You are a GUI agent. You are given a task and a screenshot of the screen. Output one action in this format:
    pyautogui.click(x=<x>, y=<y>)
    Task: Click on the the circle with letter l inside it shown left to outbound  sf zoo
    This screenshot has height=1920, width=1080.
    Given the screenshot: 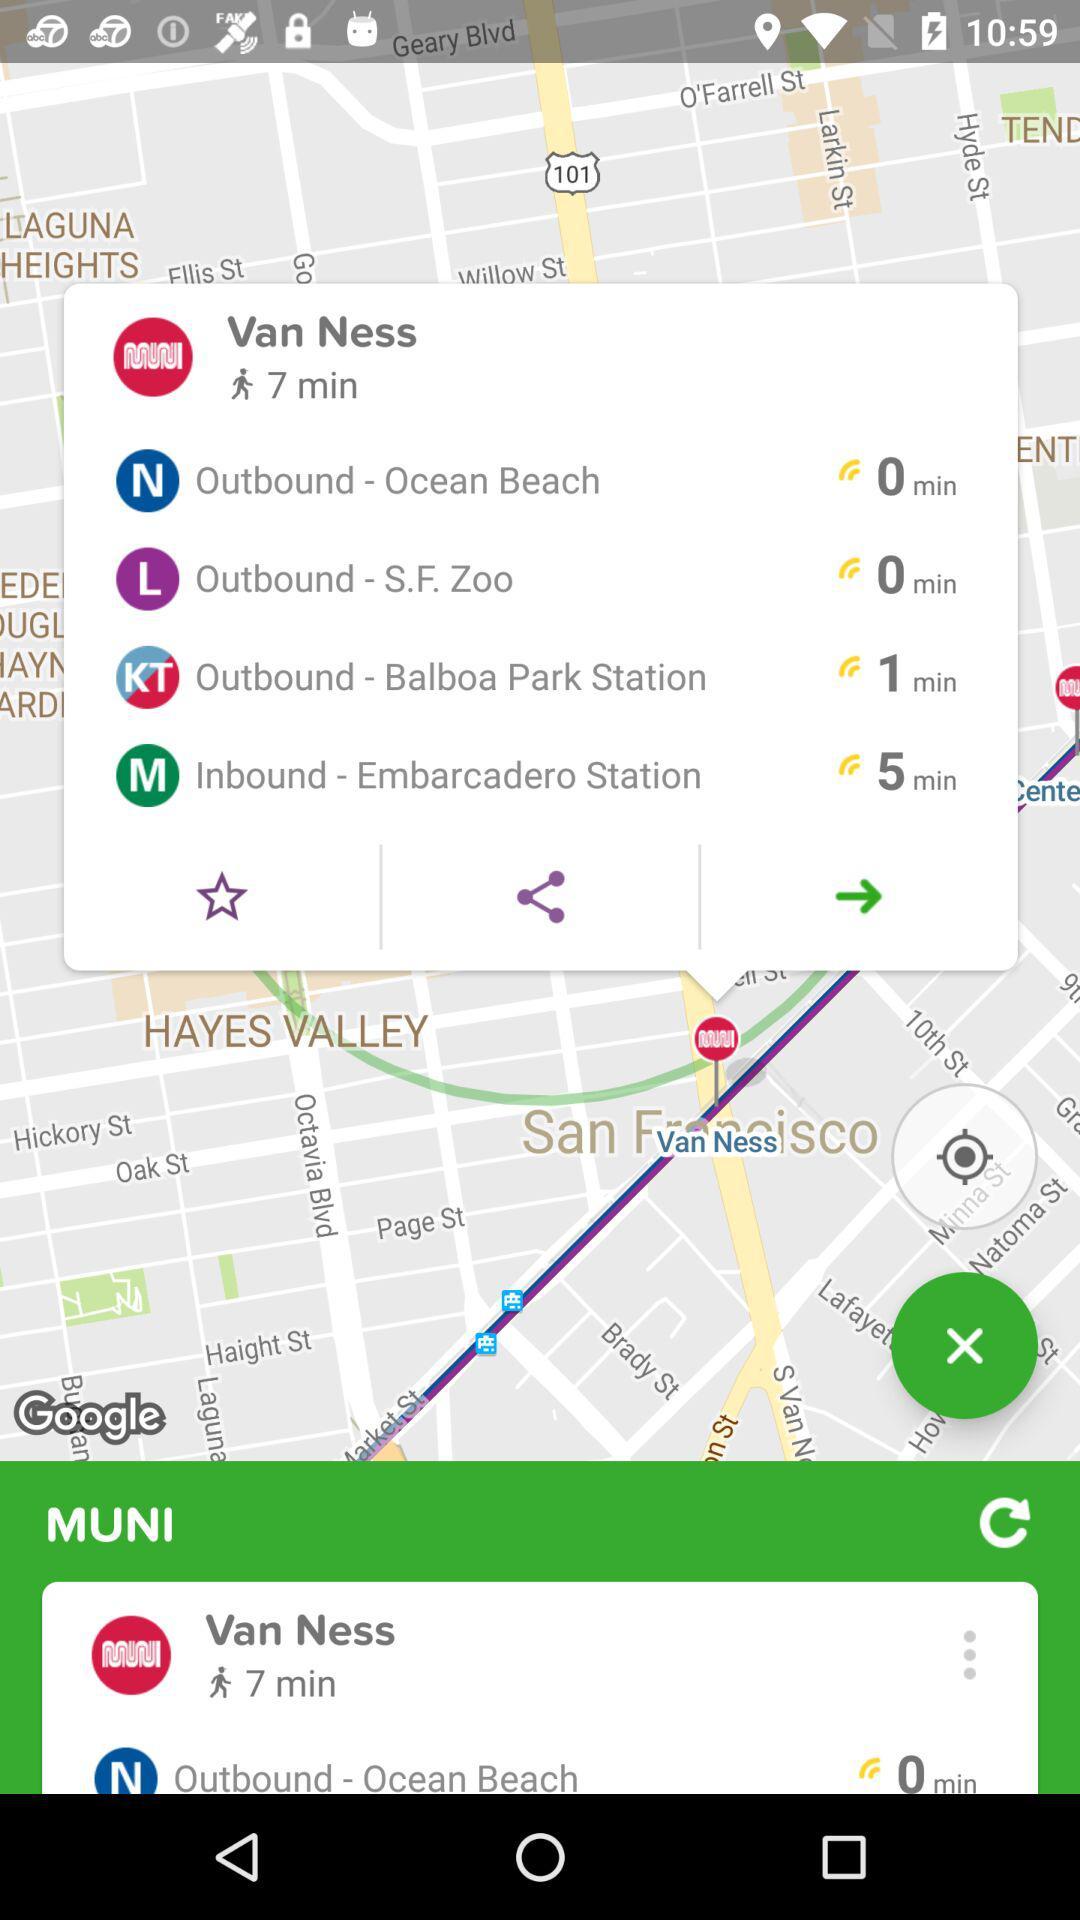 What is the action you would take?
    pyautogui.click(x=146, y=578)
    